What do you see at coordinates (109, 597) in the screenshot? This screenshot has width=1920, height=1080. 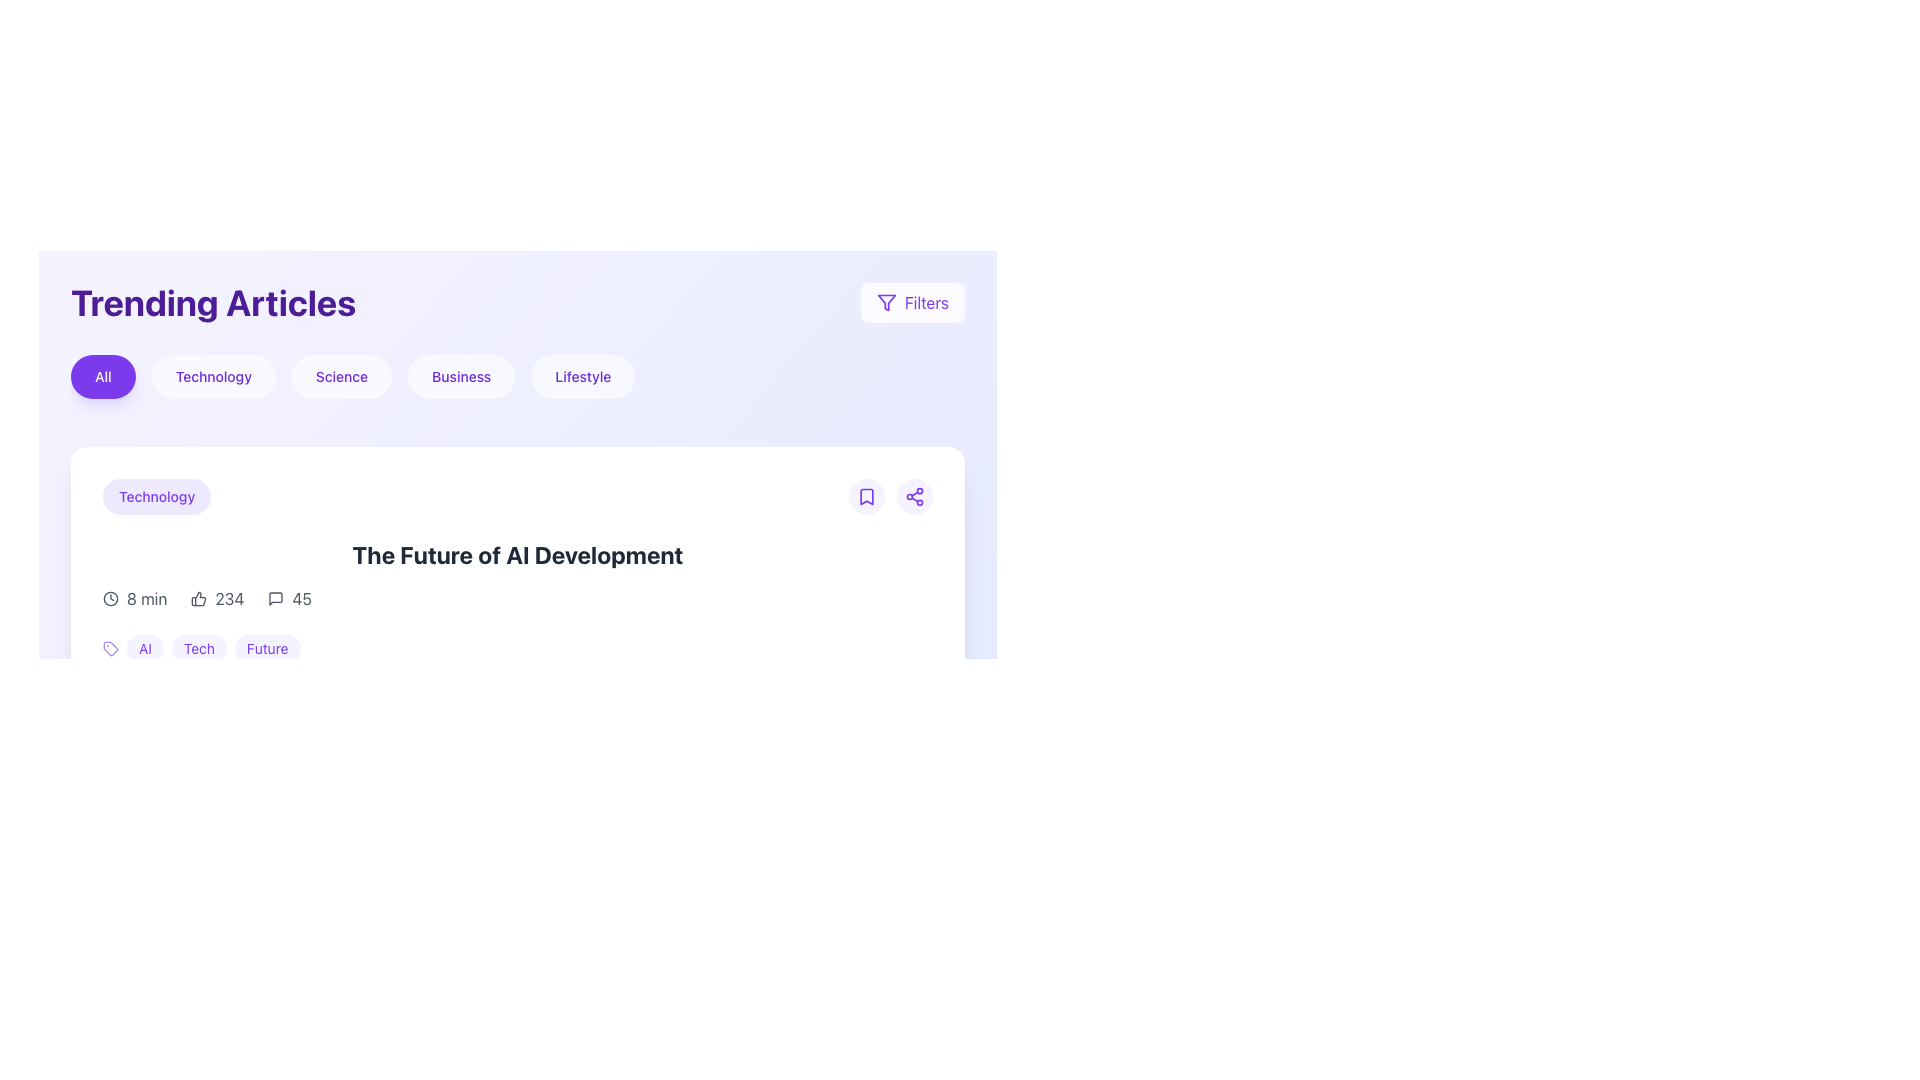 I see `the clock icon, which is a circular outline with two hands indicating time, located to the left of the text '8 min' and centered within its horizontal group below the title of an article card` at bounding box center [109, 597].